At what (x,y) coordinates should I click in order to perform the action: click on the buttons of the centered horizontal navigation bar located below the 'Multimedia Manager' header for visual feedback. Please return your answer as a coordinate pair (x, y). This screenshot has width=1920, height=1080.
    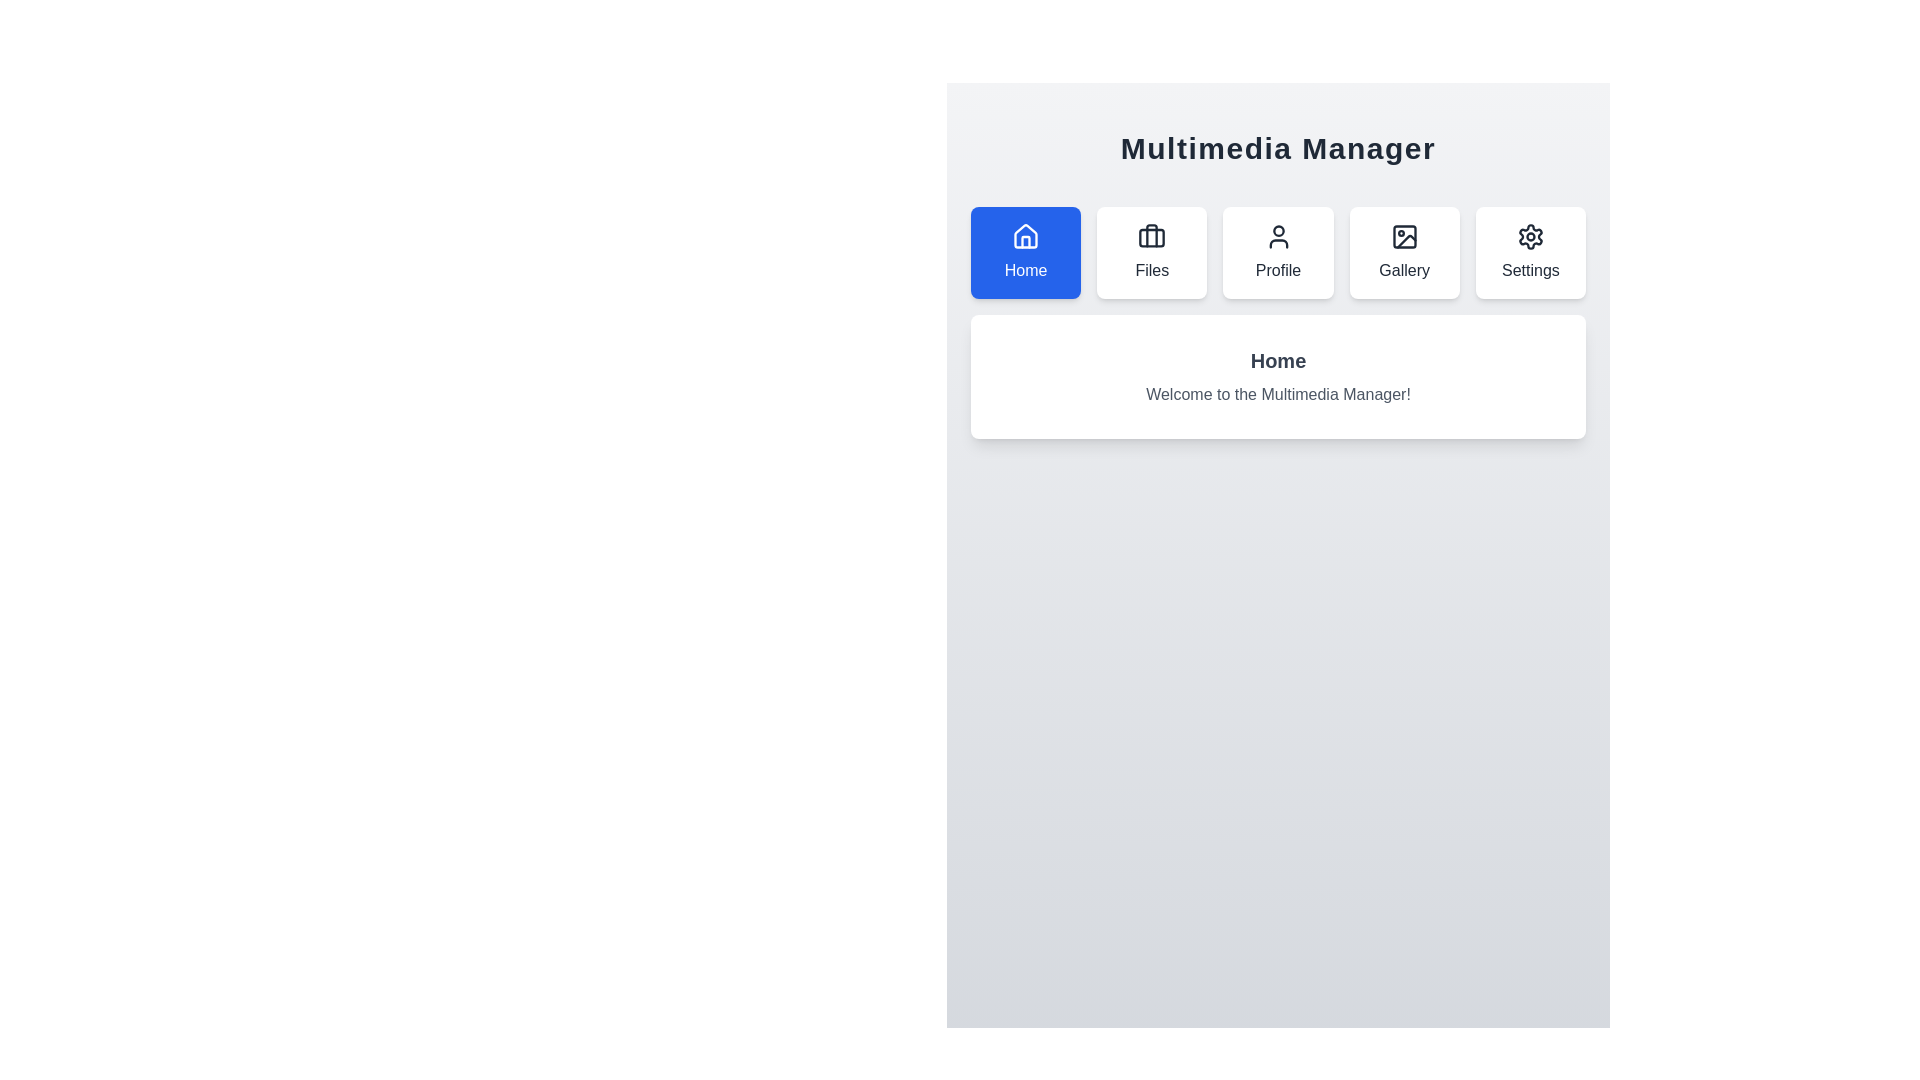
    Looking at the image, I should click on (1277, 252).